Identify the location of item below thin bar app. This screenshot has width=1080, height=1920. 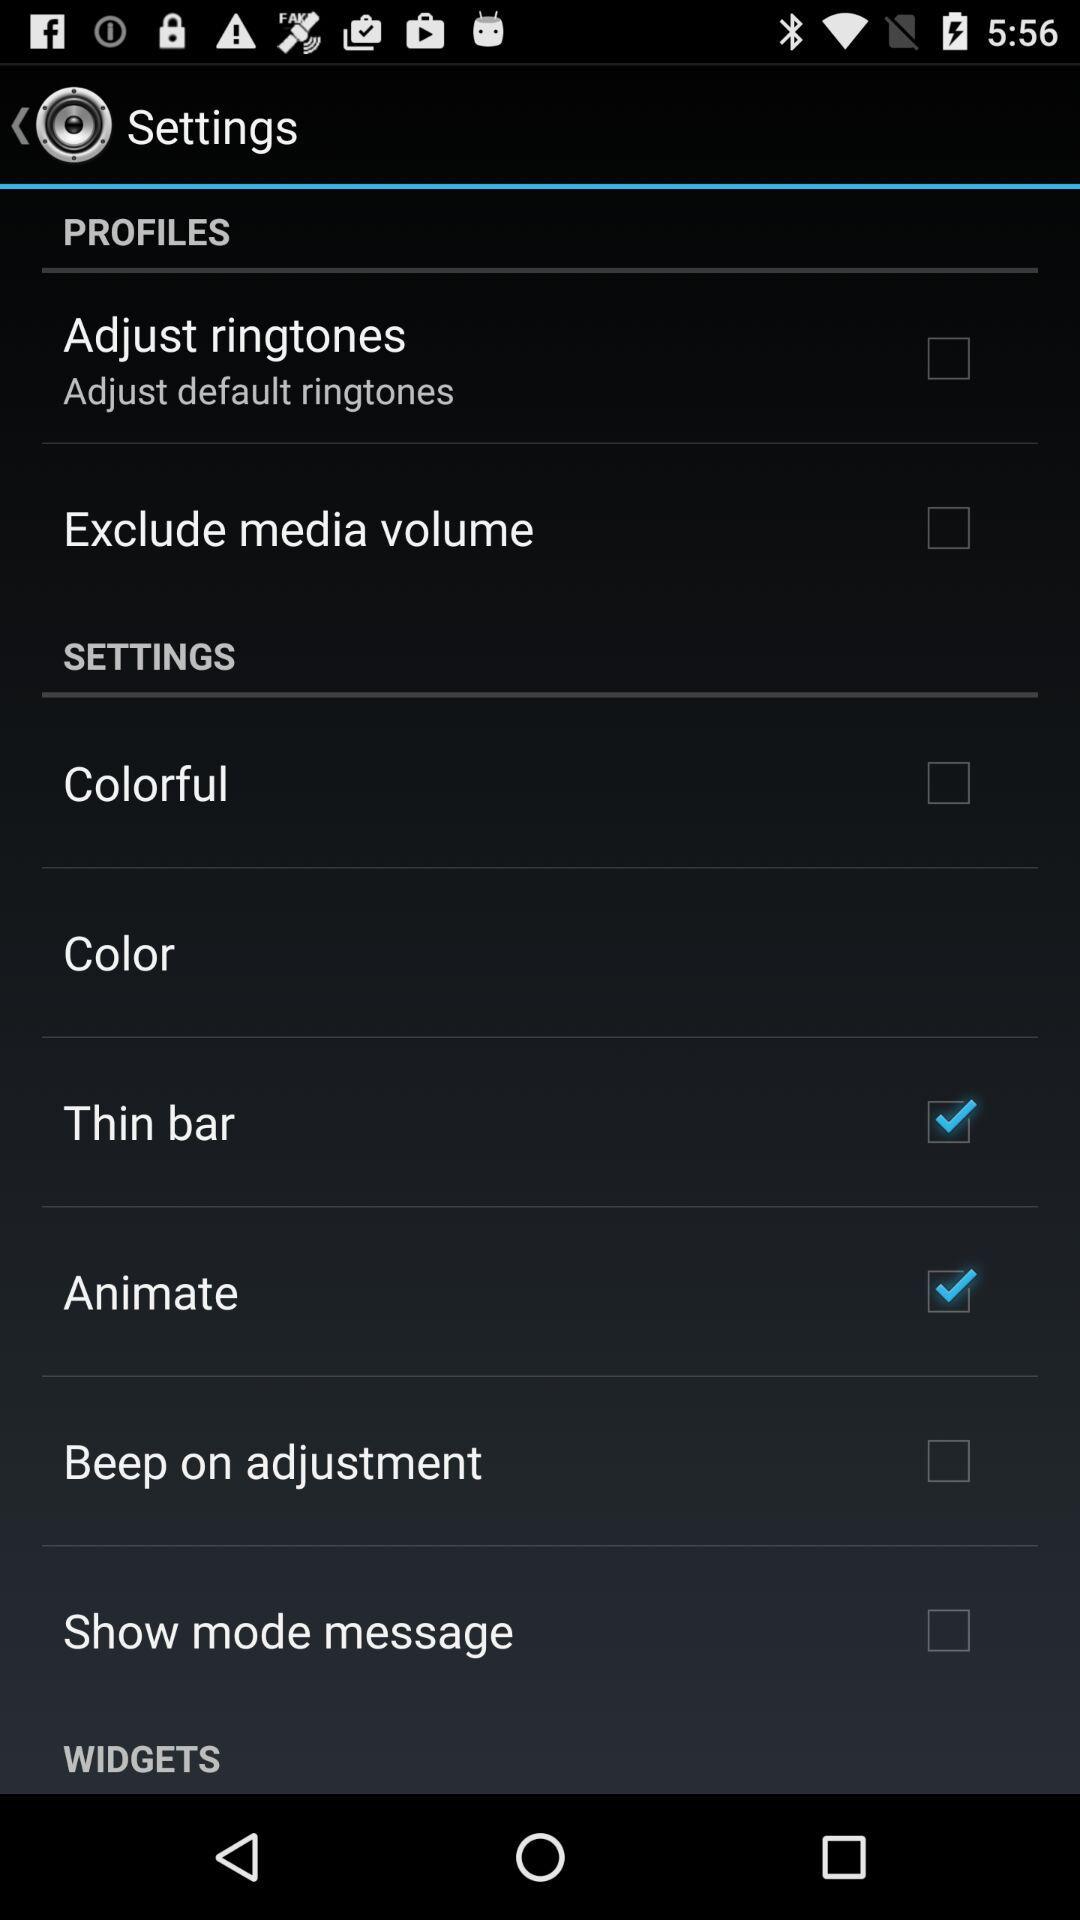
(149, 1291).